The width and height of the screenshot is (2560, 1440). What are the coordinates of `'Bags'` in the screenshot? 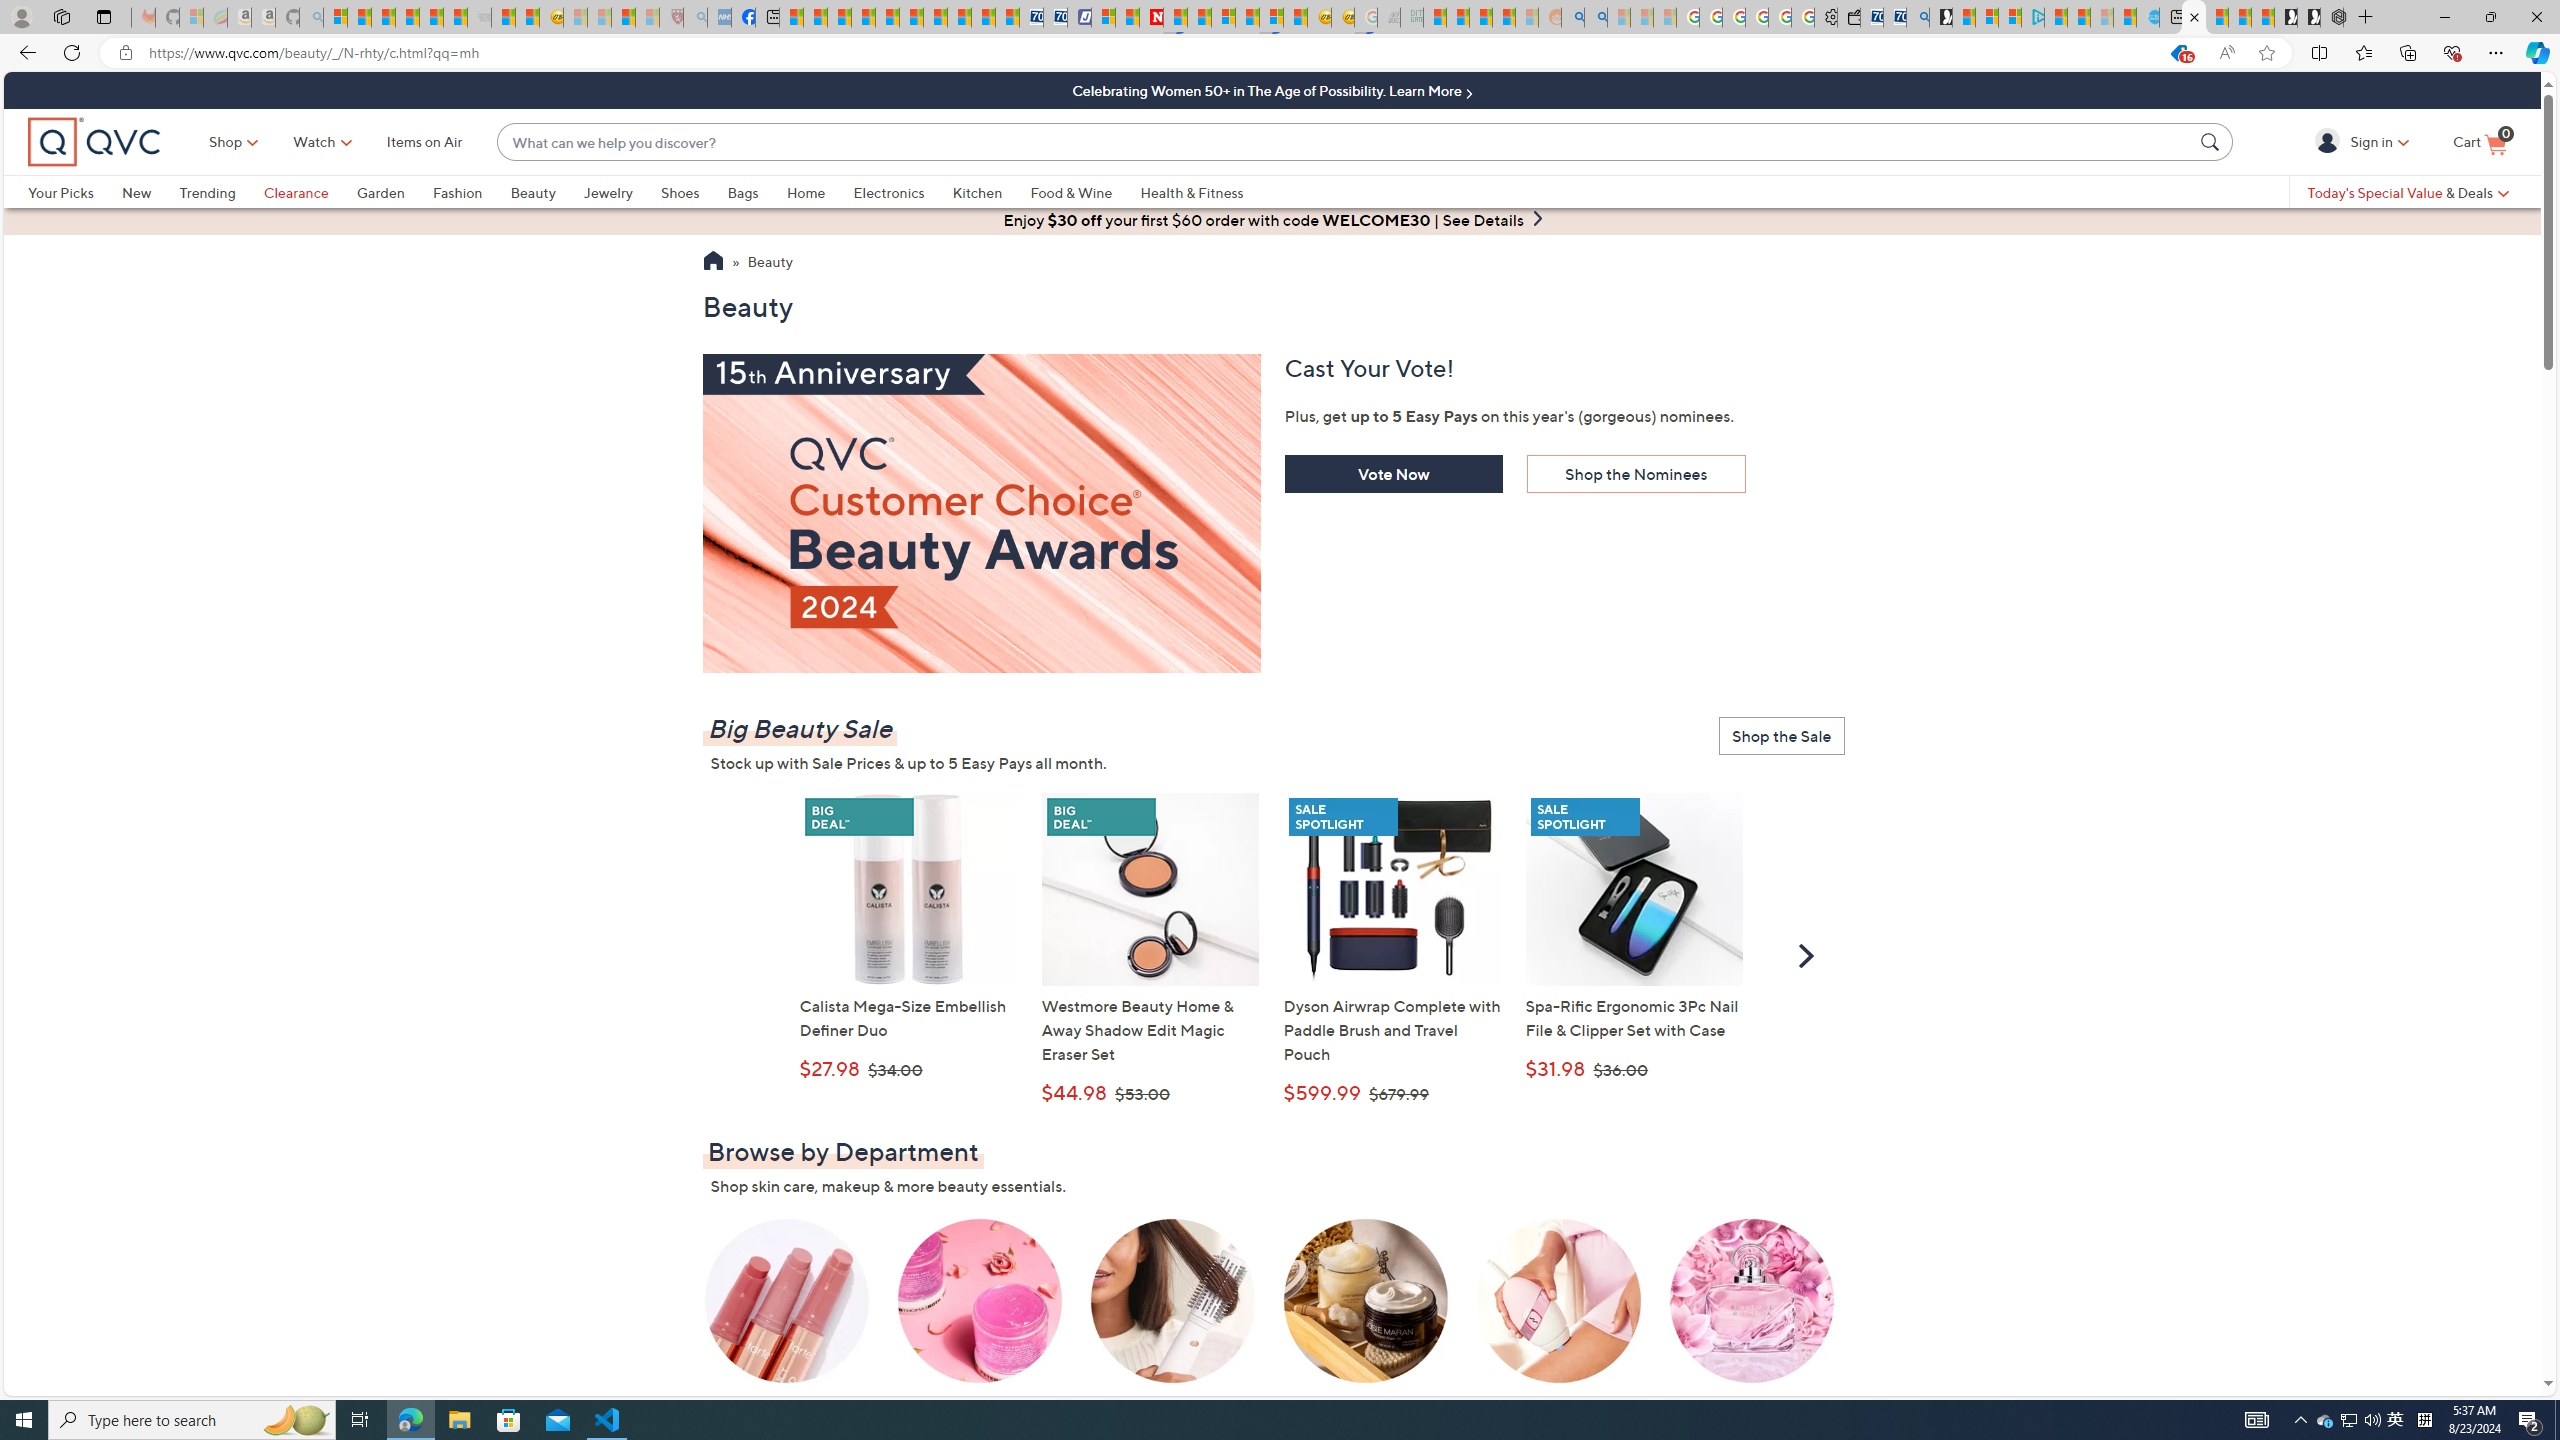 It's located at (755, 191).